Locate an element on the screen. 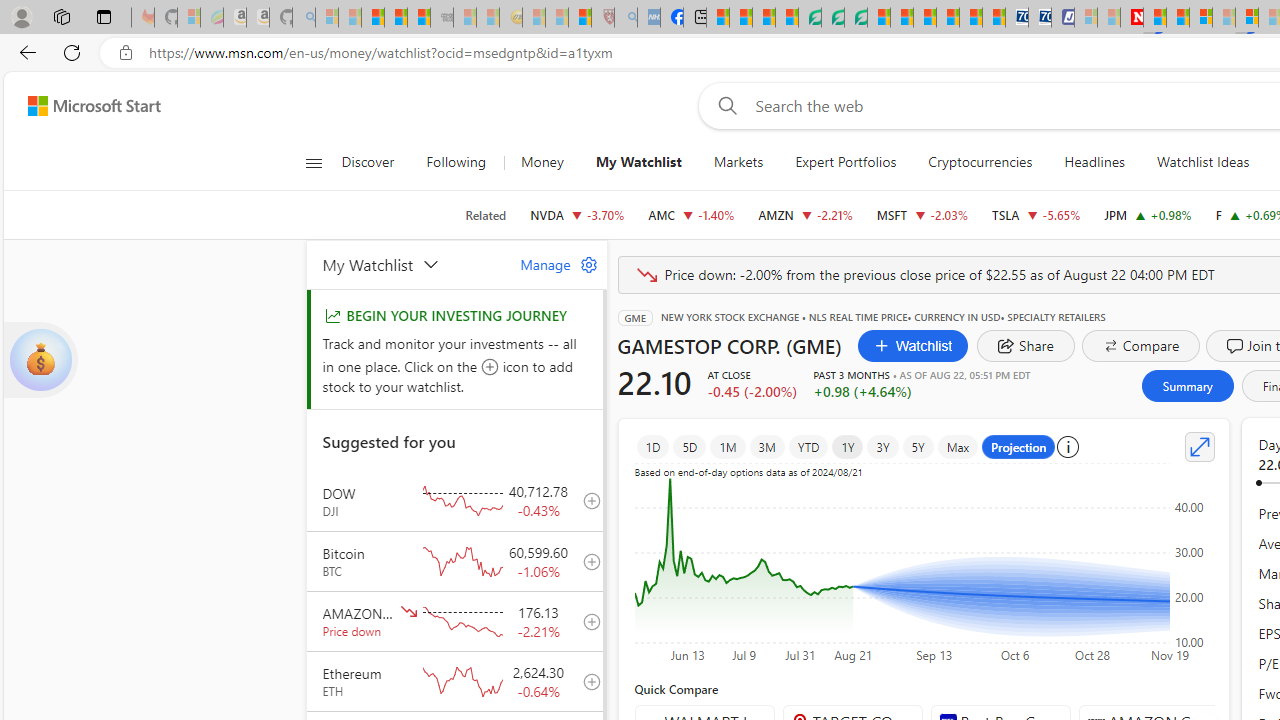 The width and height of the screenshot is (1280, 720). '5Y' is located at coordinates (917, 446).